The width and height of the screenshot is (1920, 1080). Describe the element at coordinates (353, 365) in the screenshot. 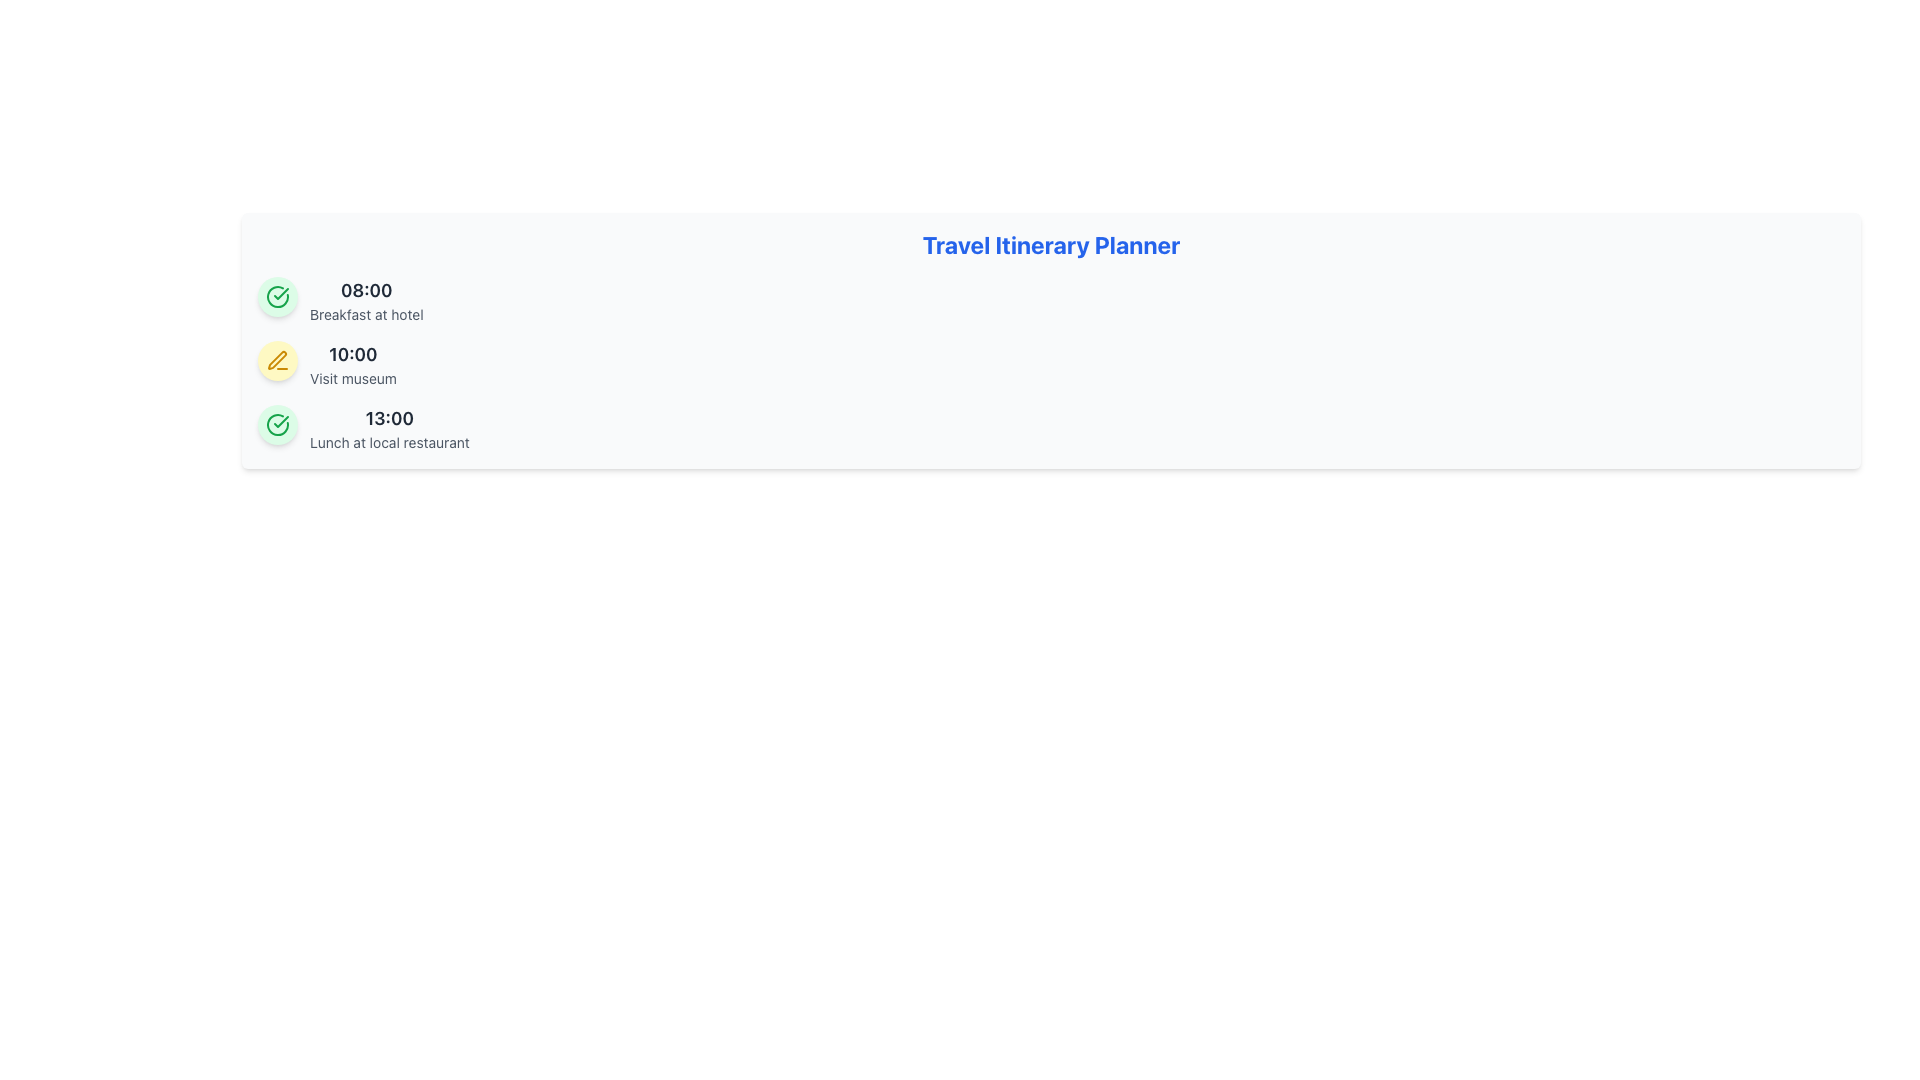

I see `the text block displaying the scheduled activity 'Visit museum' at '10:00', which is centrally located between '08:00 Breakfast at hotel' and '13:00 Lunch at local restaurant'` at that location.